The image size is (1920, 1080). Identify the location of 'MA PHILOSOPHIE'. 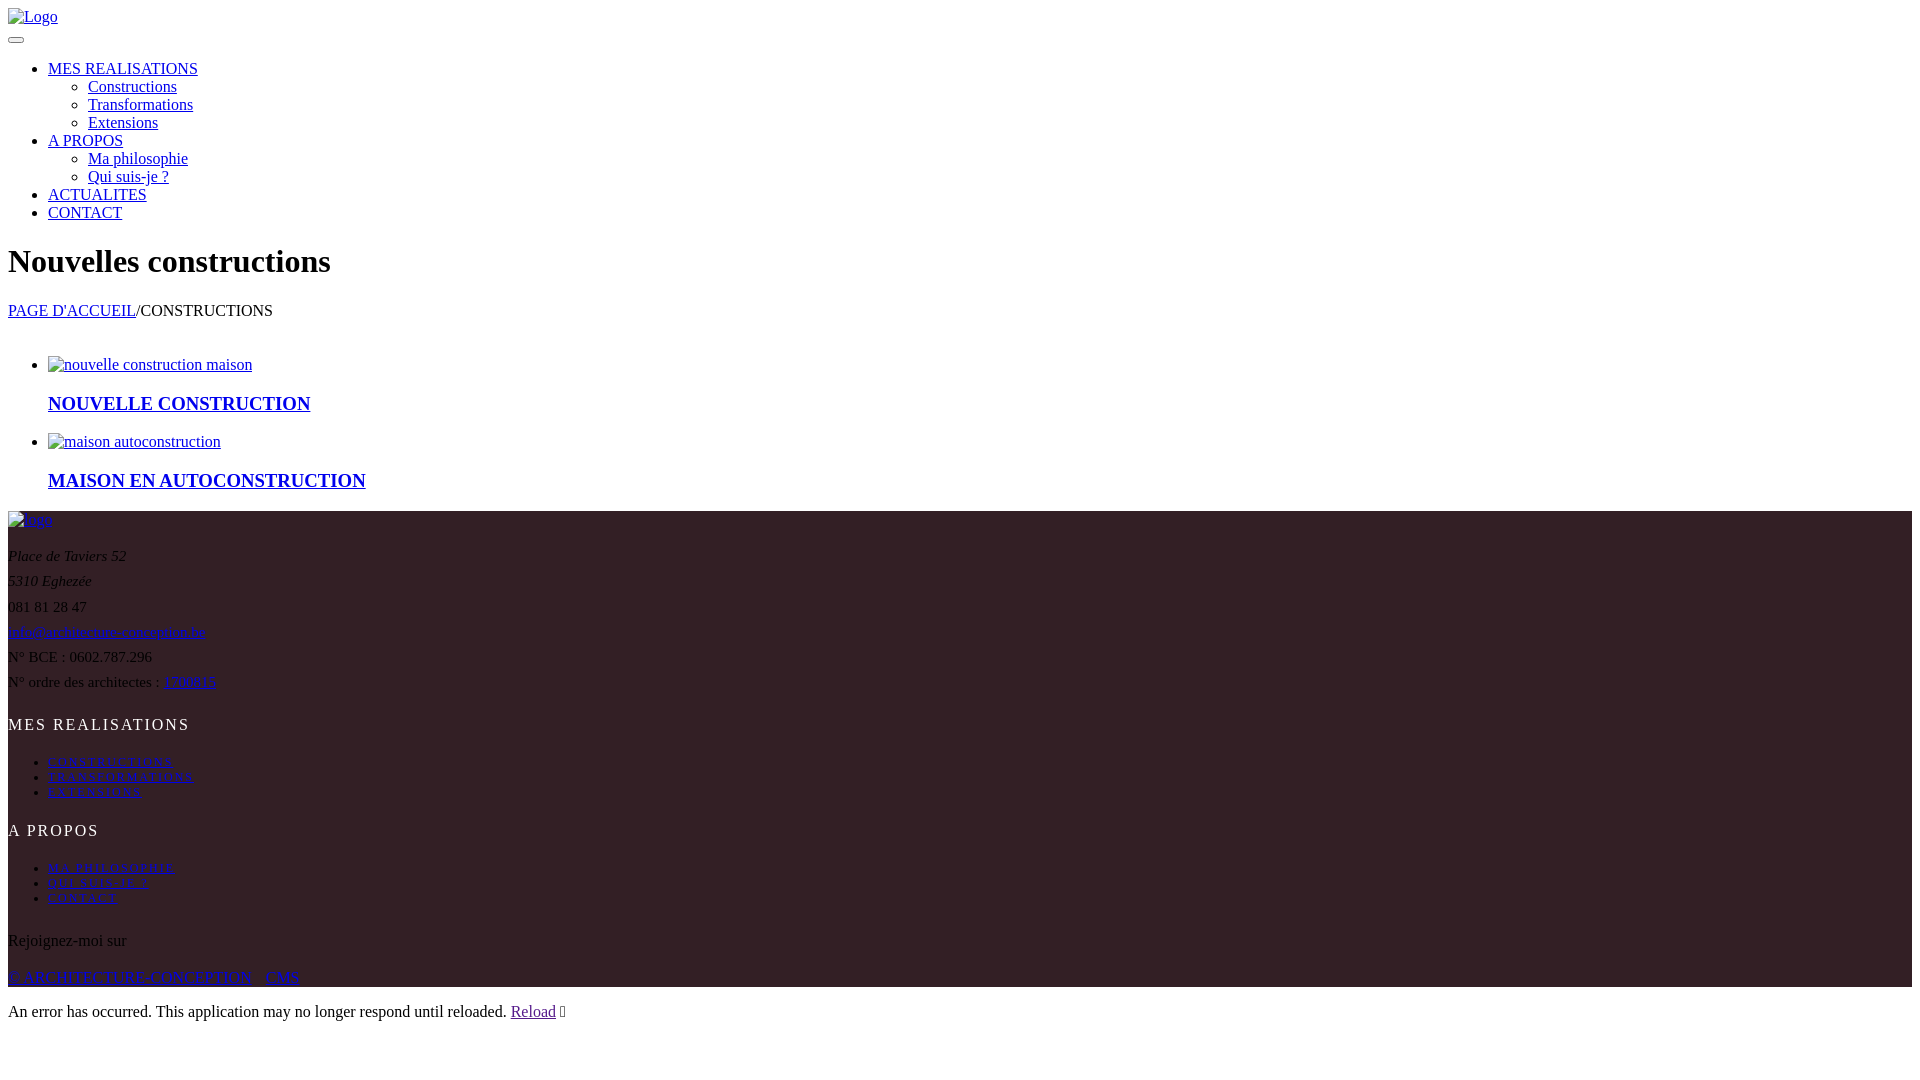
(110, 866).